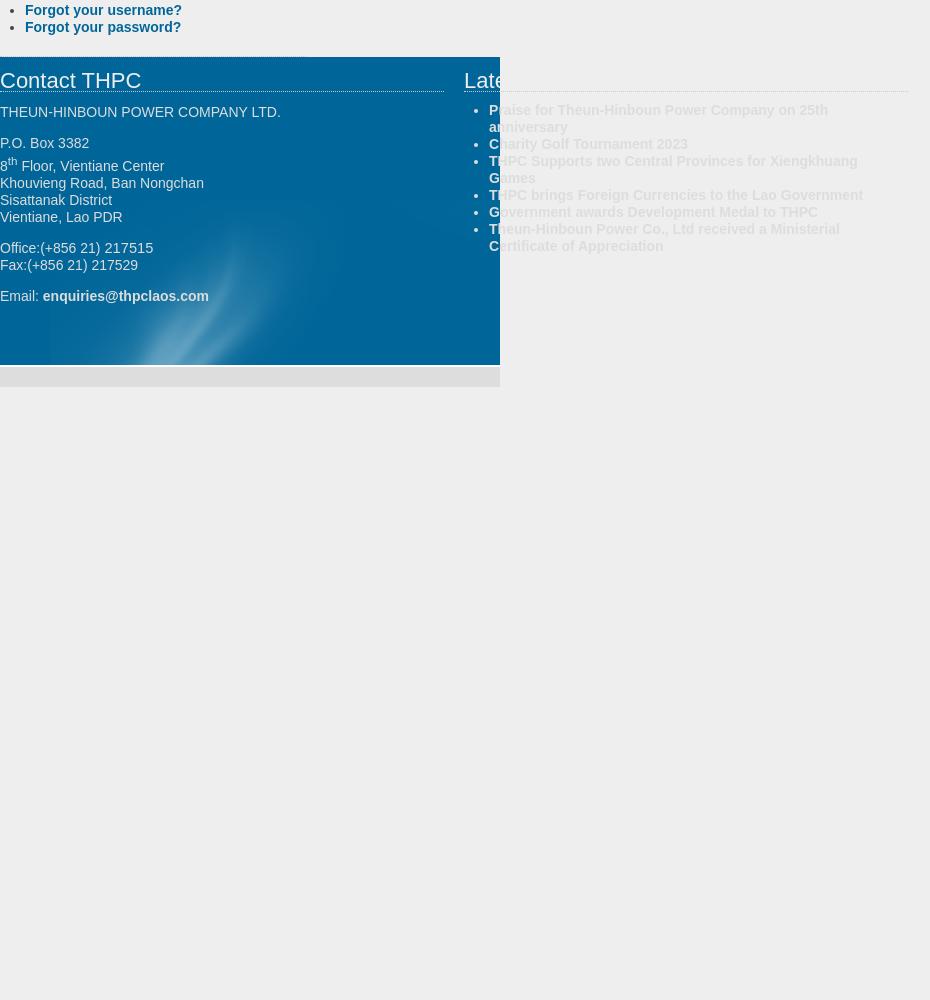  I want to click on 'P.O. Box 3382', so click(43, 143).